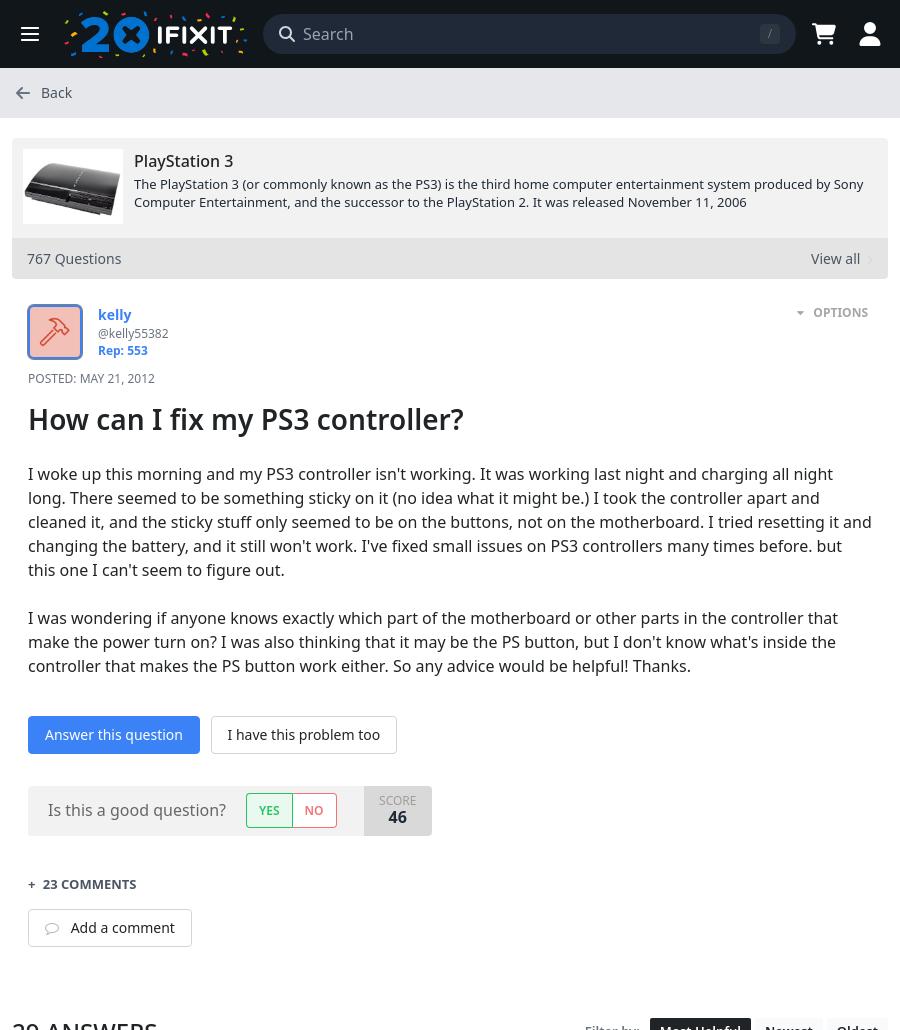  Describe the element at coordinates (140, 975) in the screenshot. I see `'May 22, 2012'` at that location.